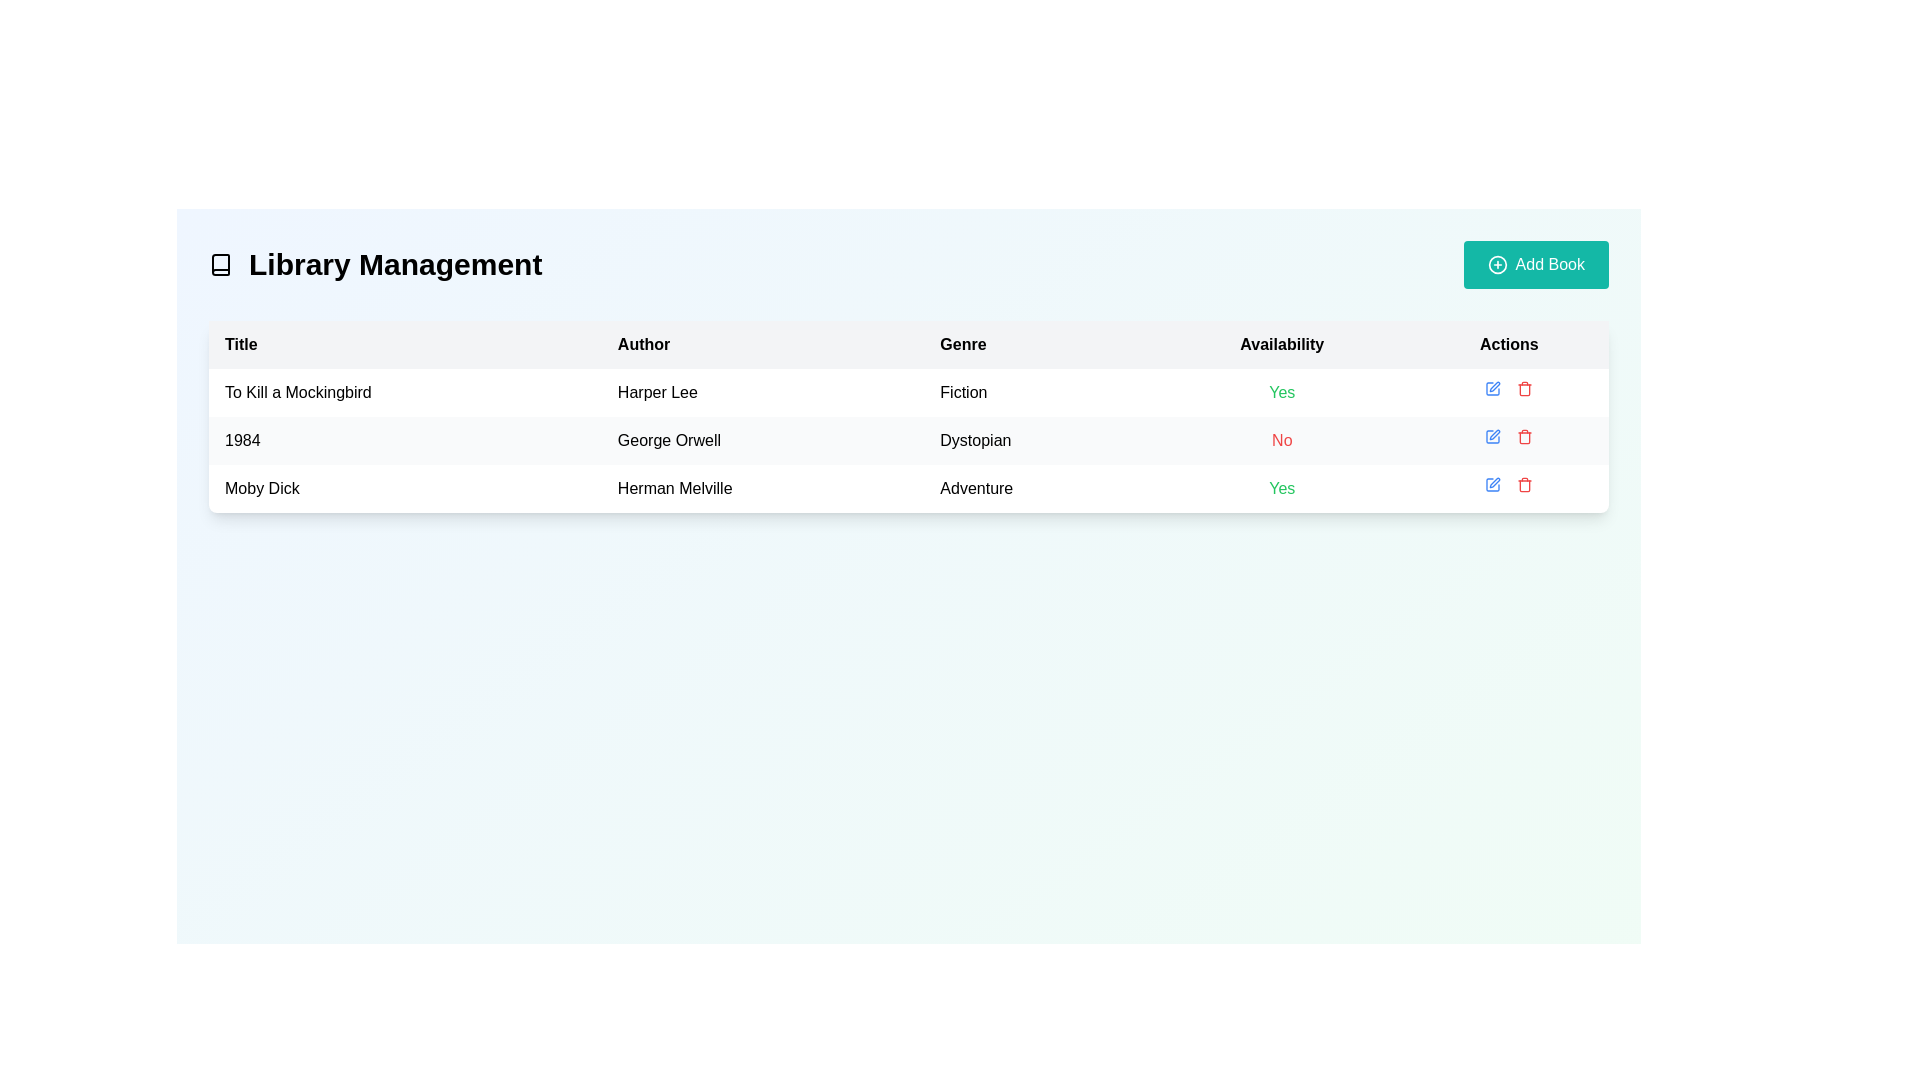  Describe the element at coordinates (907, 393) in the screenshot. I see `the first row of the table that contains the book 'To Kill a Mockingbird' by Harper Lee, categorized as 'Fiction', with 'Yes' indicating availability` at that location.